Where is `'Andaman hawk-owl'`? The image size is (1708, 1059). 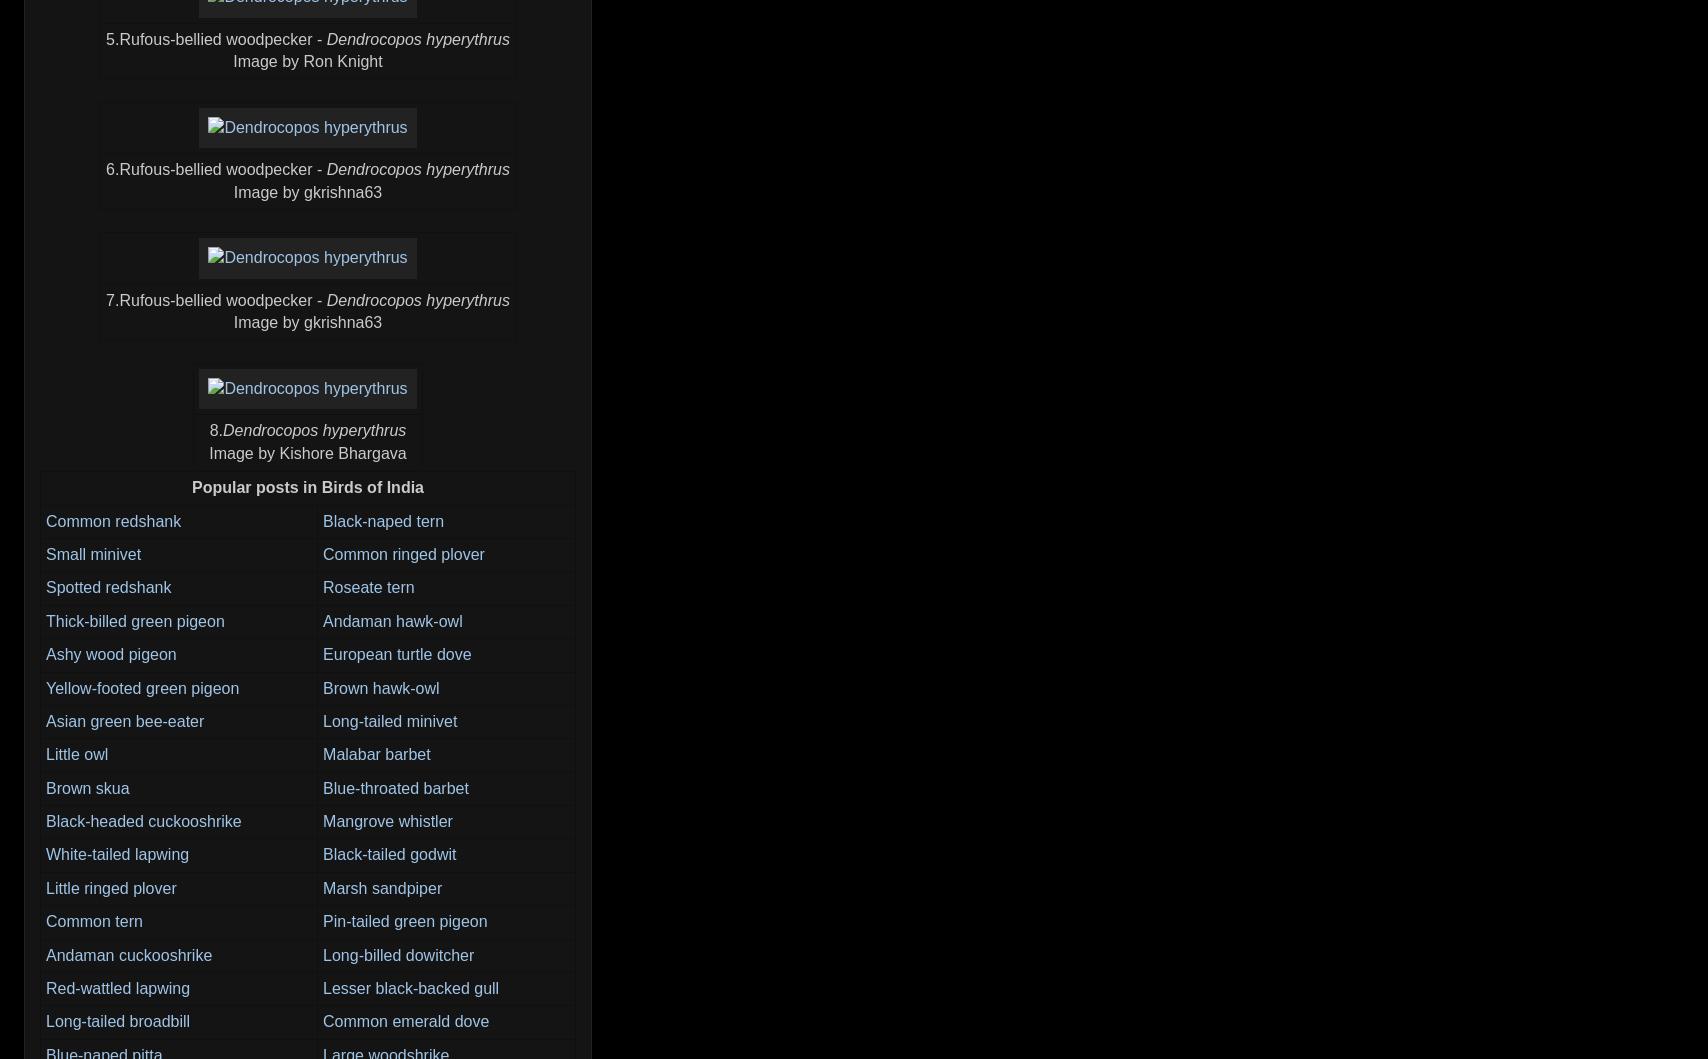 'Andaman hawk-owl' is located at coordinates (392, 619).